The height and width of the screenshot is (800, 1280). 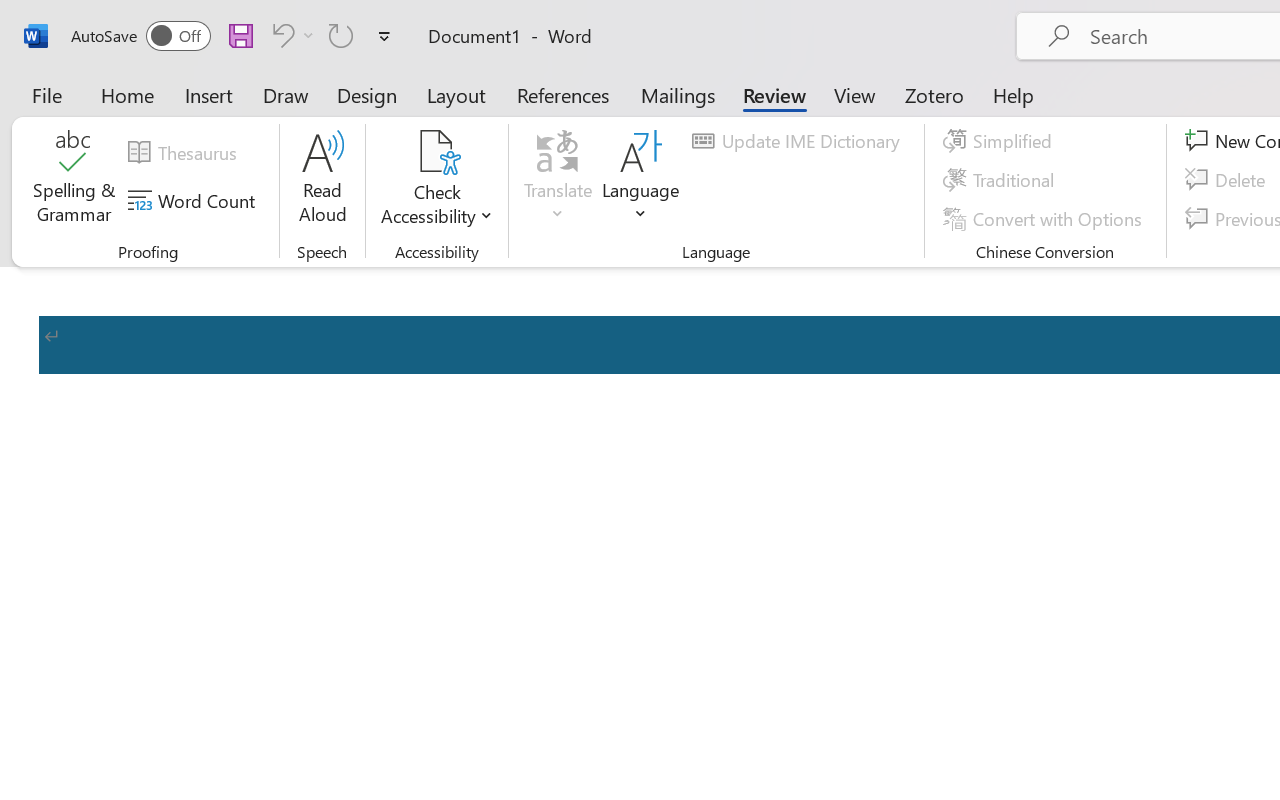 I want to click on 'Simplified', so click(x=1000, y=141).